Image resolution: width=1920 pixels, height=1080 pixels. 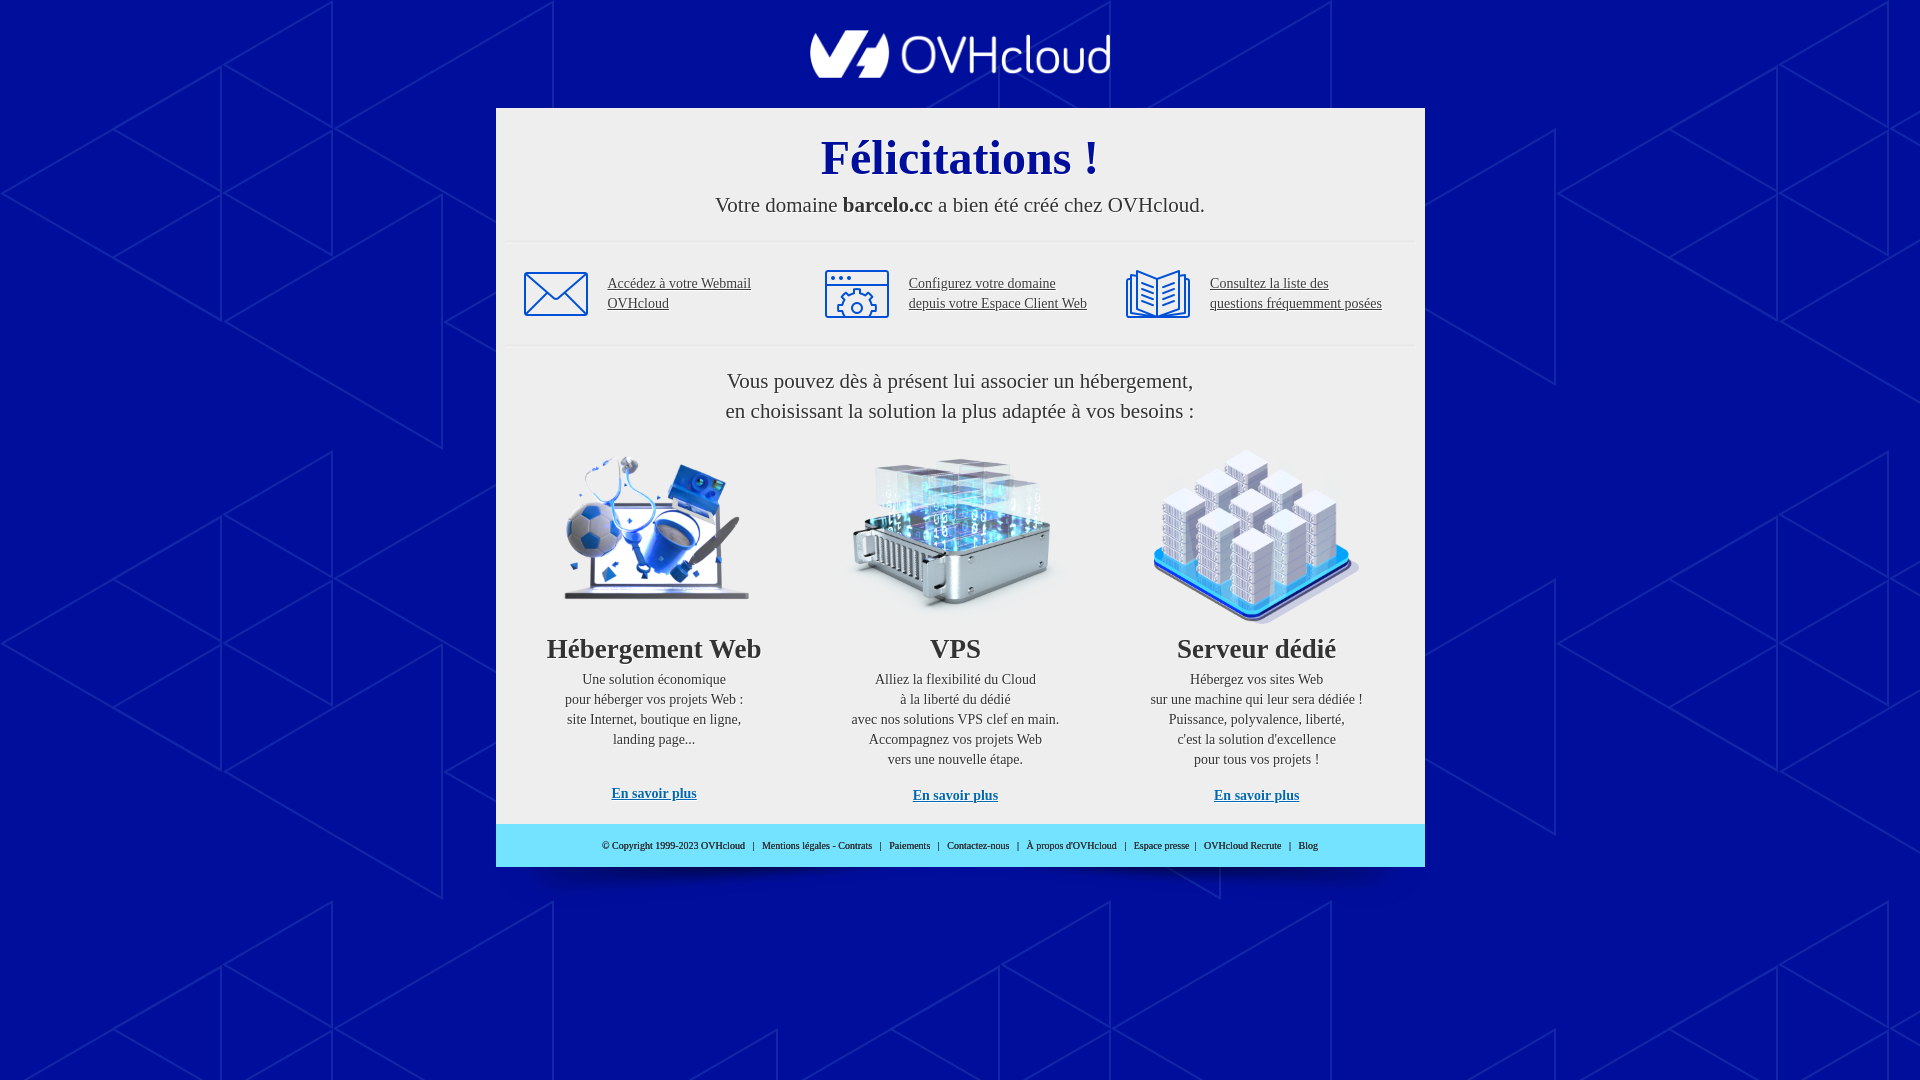 I want to click on 'Contactez-nous', so click(x=945, y=845).